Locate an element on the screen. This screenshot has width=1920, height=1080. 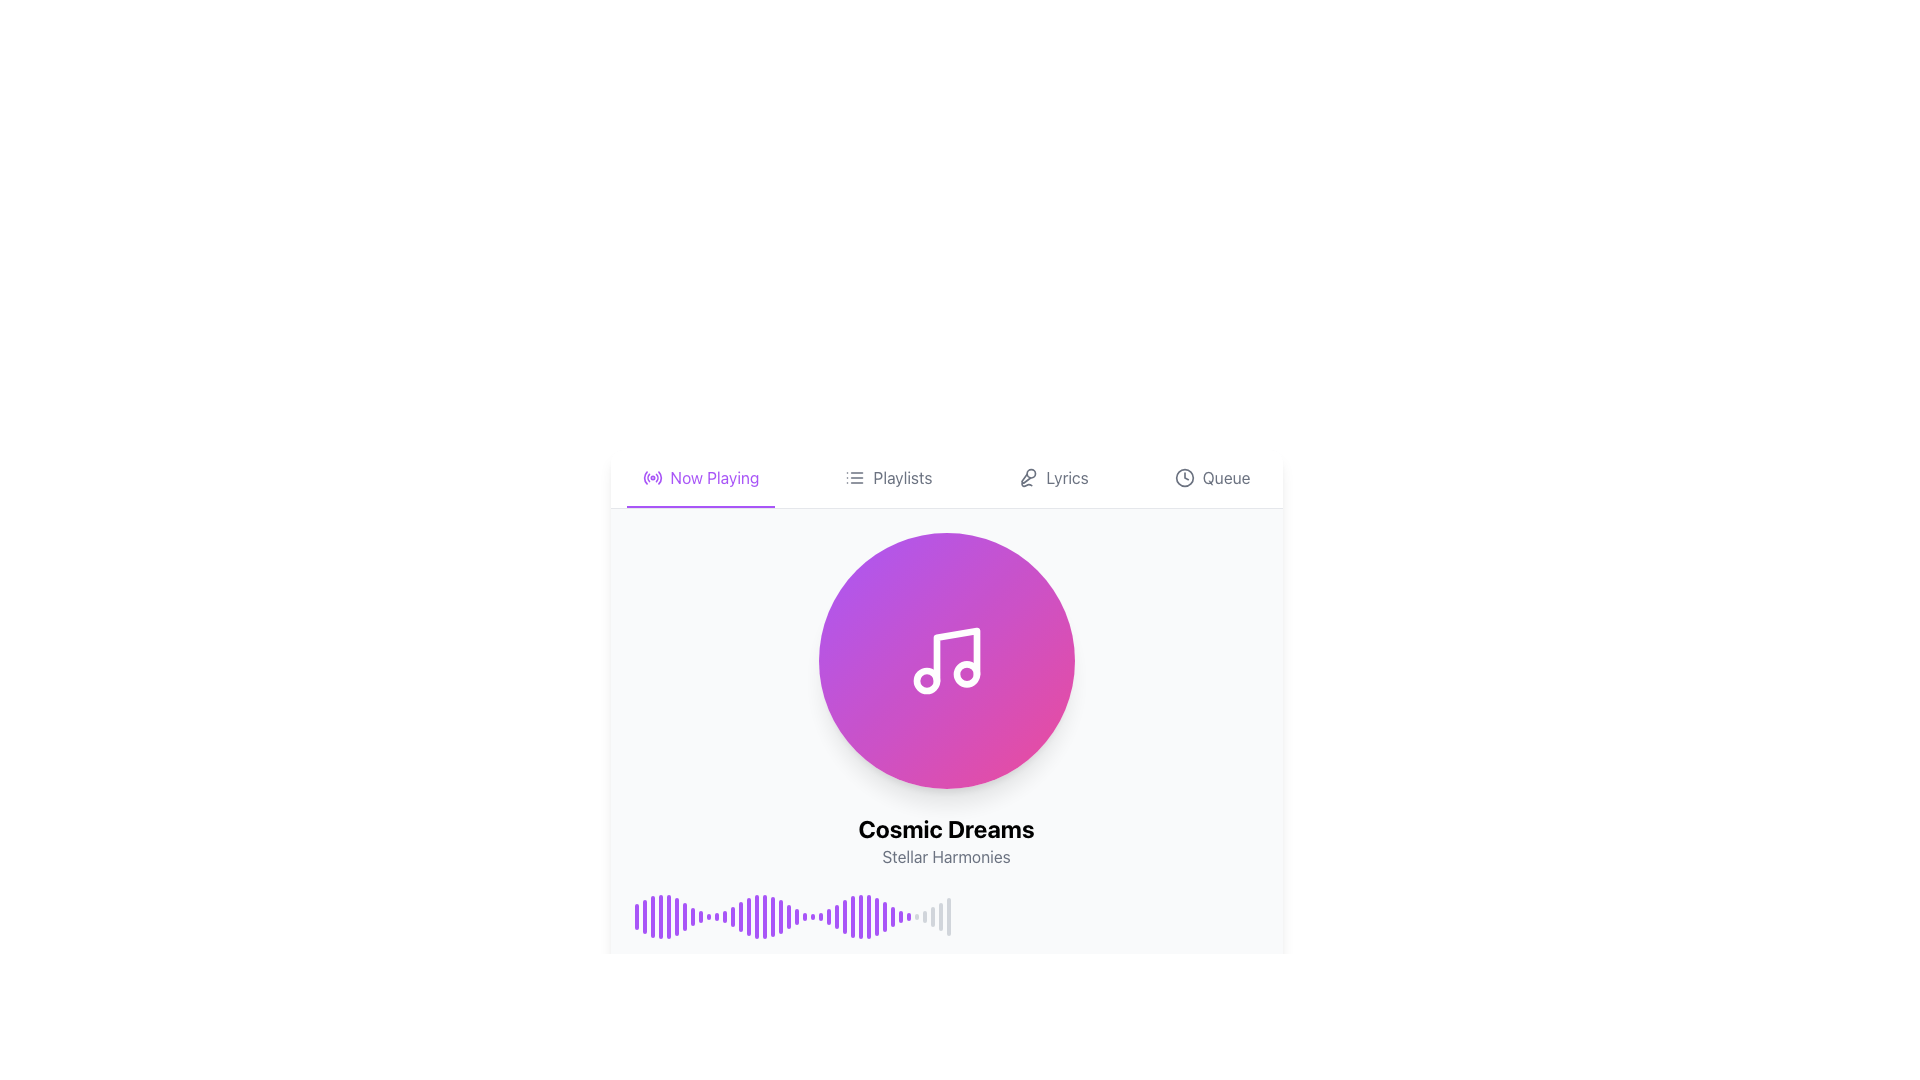
the progress or volume bar, which is the fifth from the right in a grouping of similar bars located in the lower part of the interface is located at coordinates (939, 917).